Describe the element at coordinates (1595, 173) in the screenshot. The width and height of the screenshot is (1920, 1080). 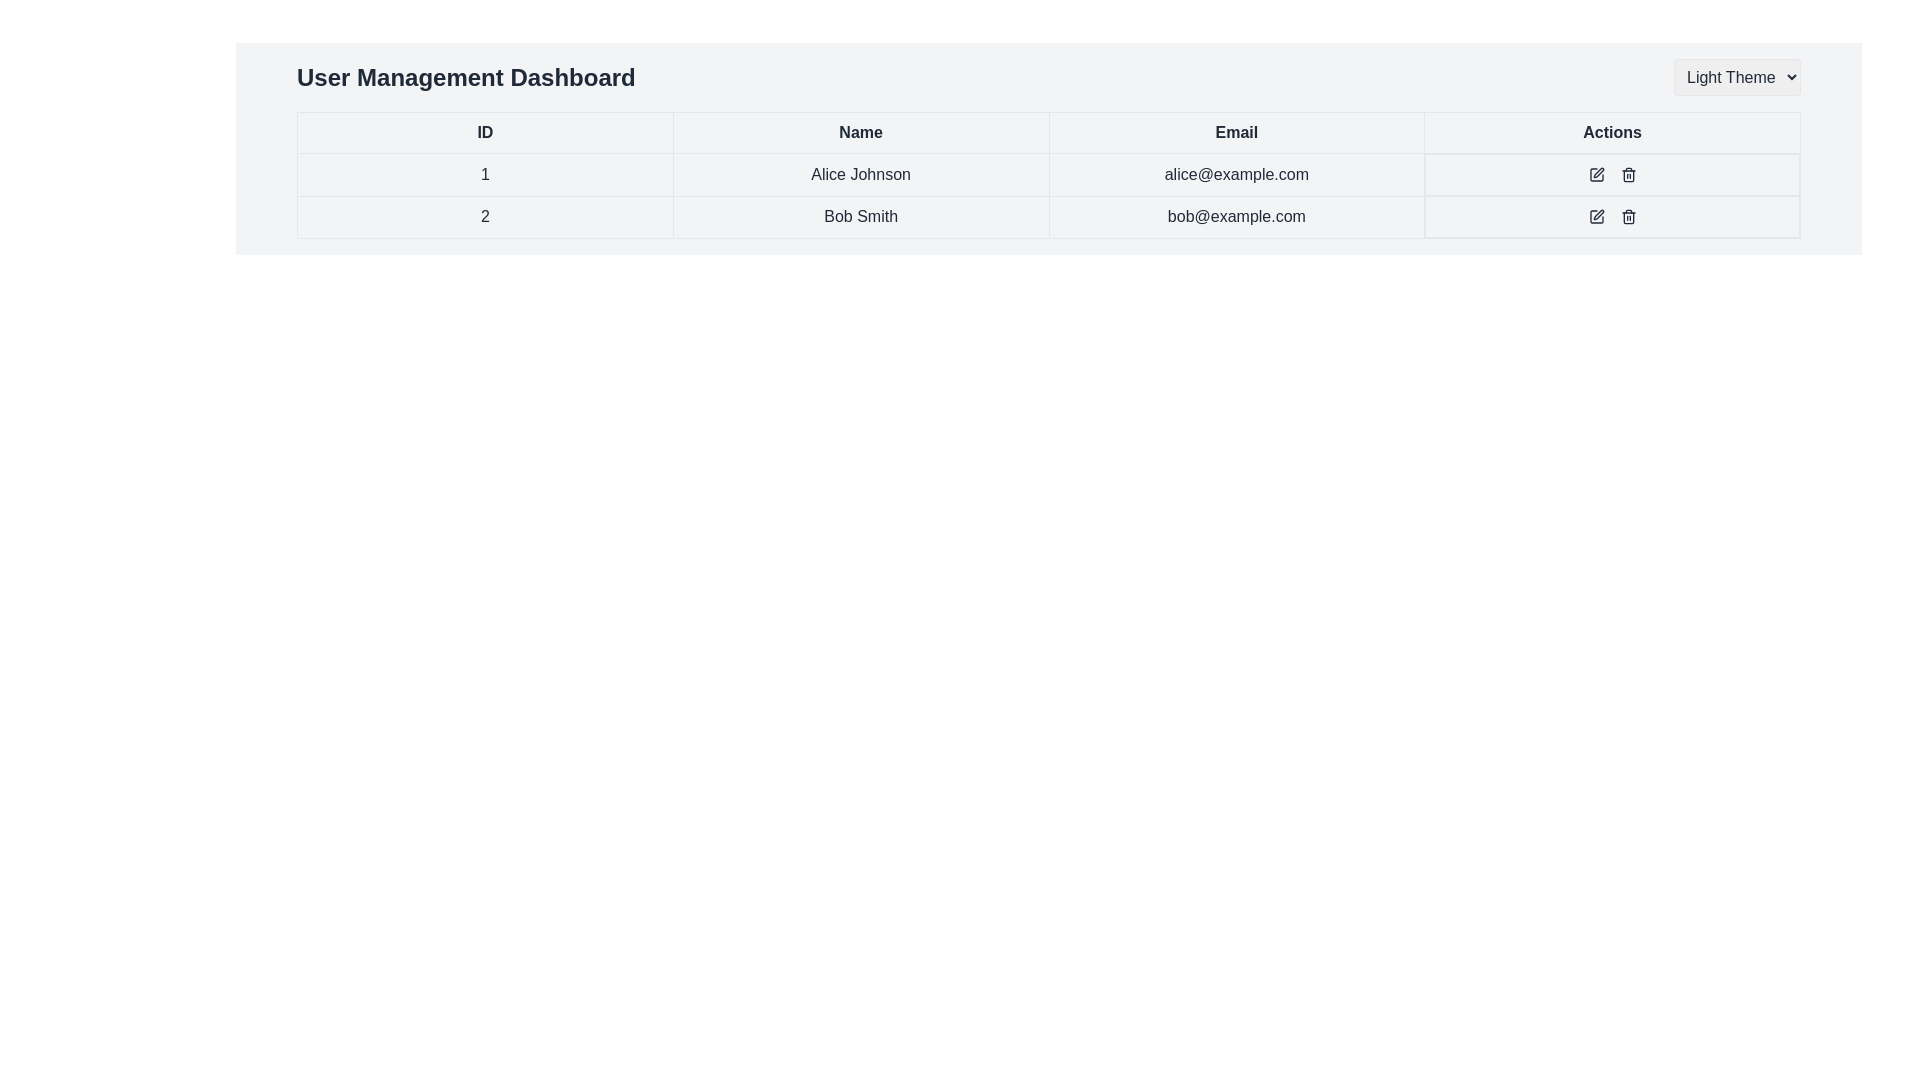
I see `the SVG edit icon in the Actions column of the User Management Dashboard for user 'Alice Johnson'` at that location.